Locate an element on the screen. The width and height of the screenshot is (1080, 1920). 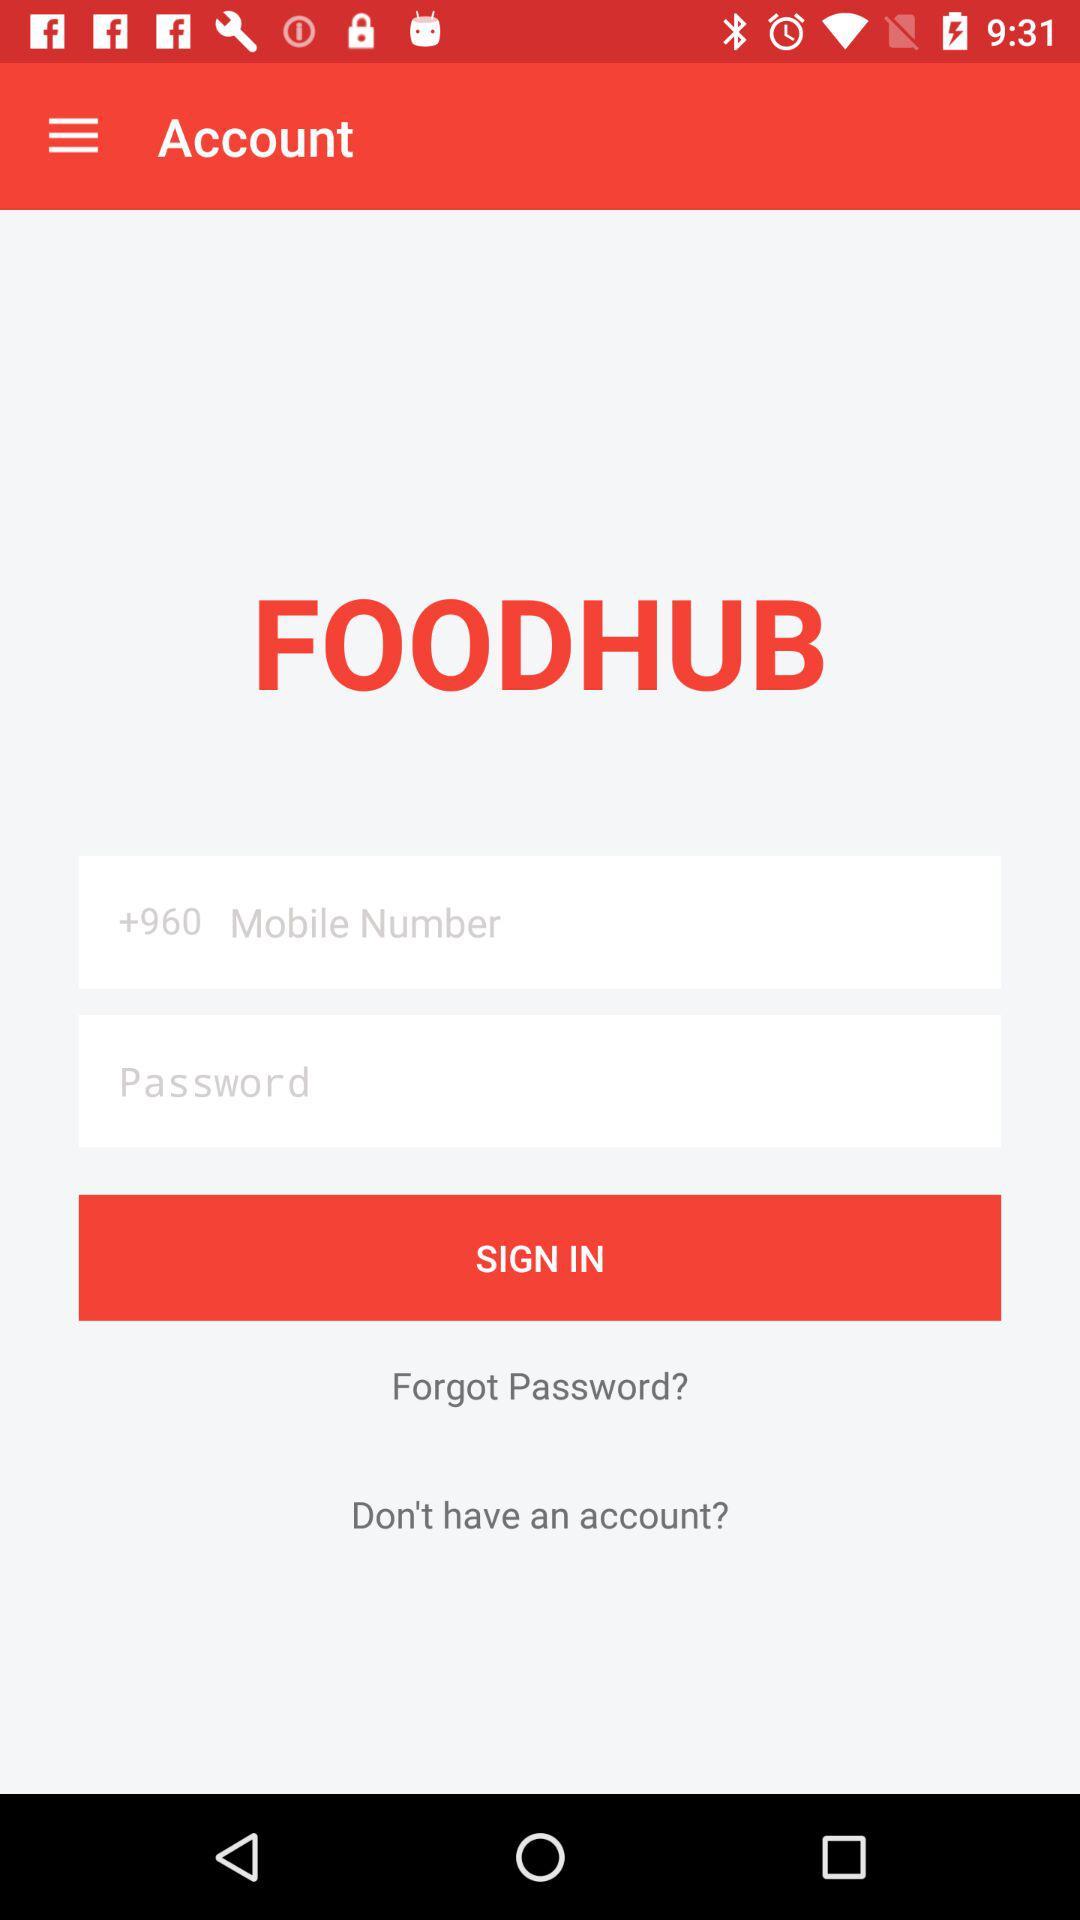
the sign in icon is located at coordinates (540, 1256).